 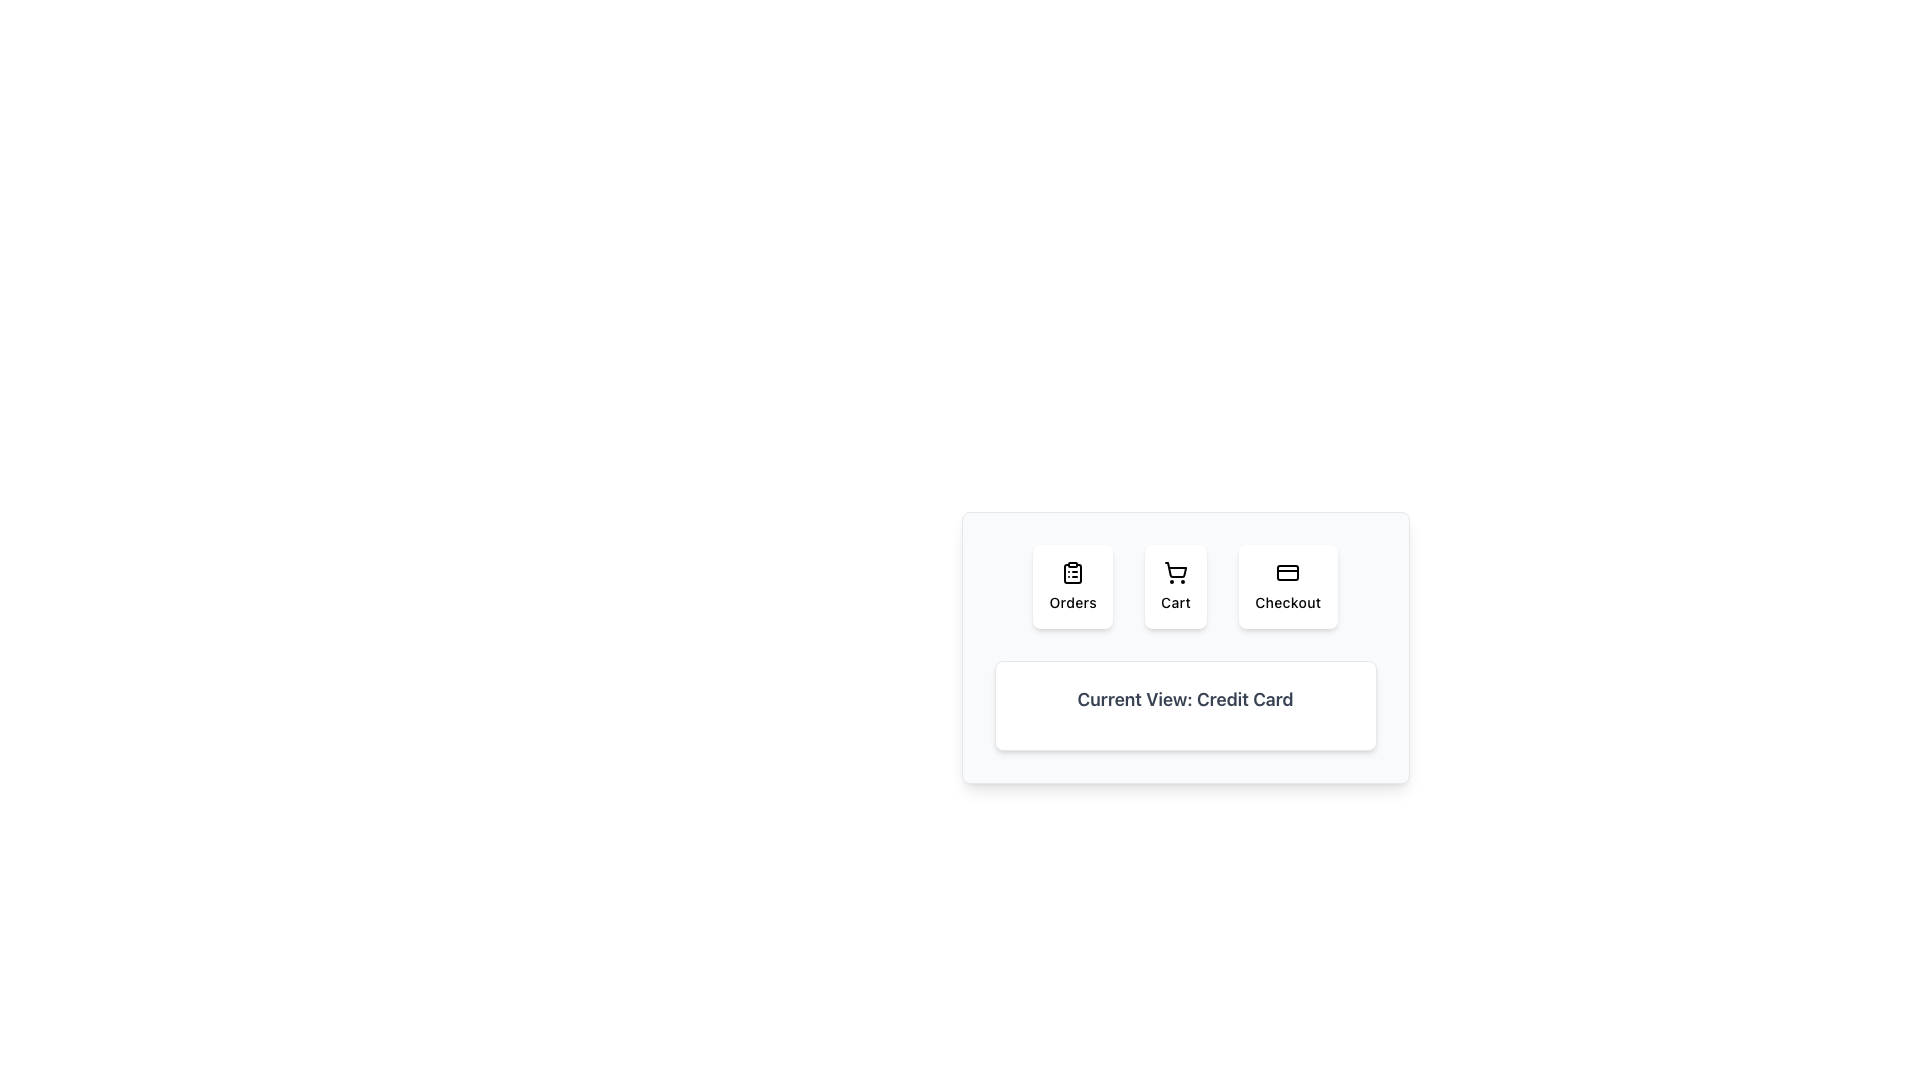 I want to click on the checkout button, which is the third button in a group of three, to initiate the checkout process, so click(x=1287, y=585).